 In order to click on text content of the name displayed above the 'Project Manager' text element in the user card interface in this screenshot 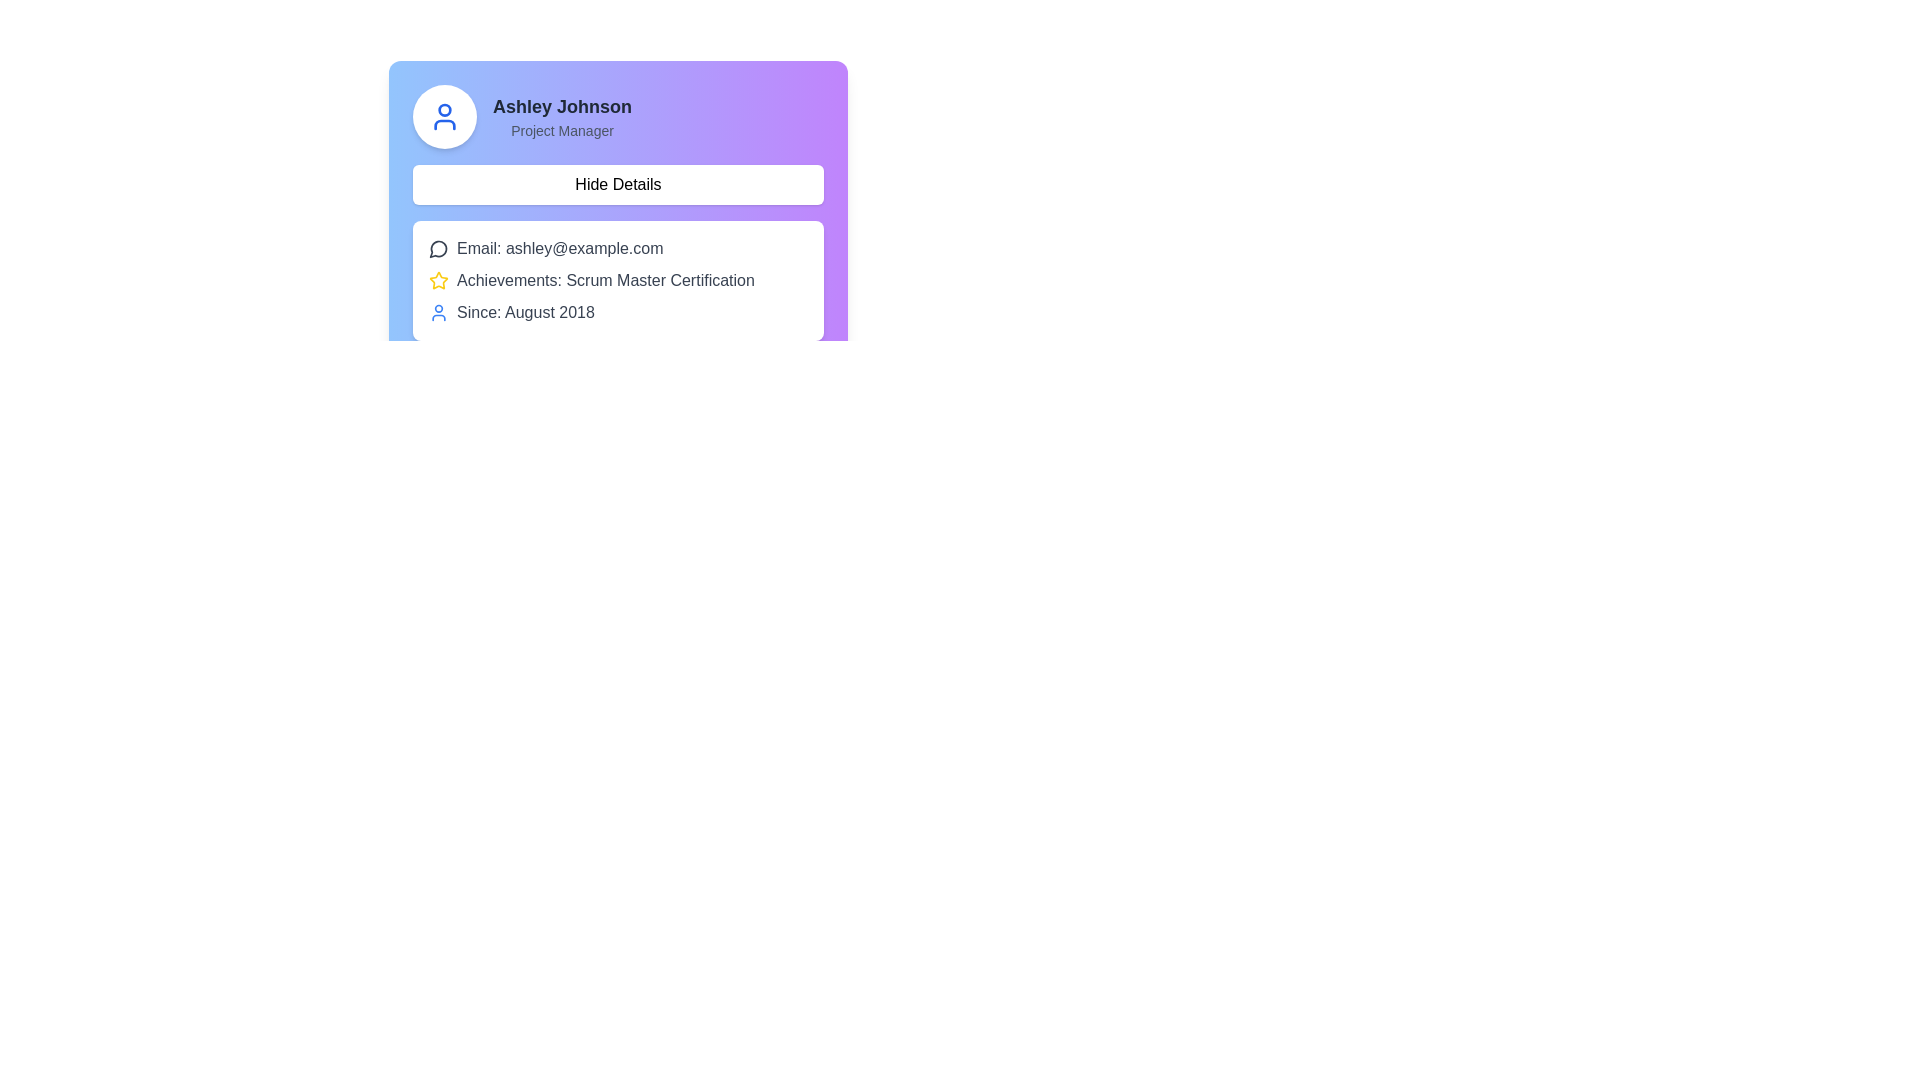, I will do `click(561, 107)`.